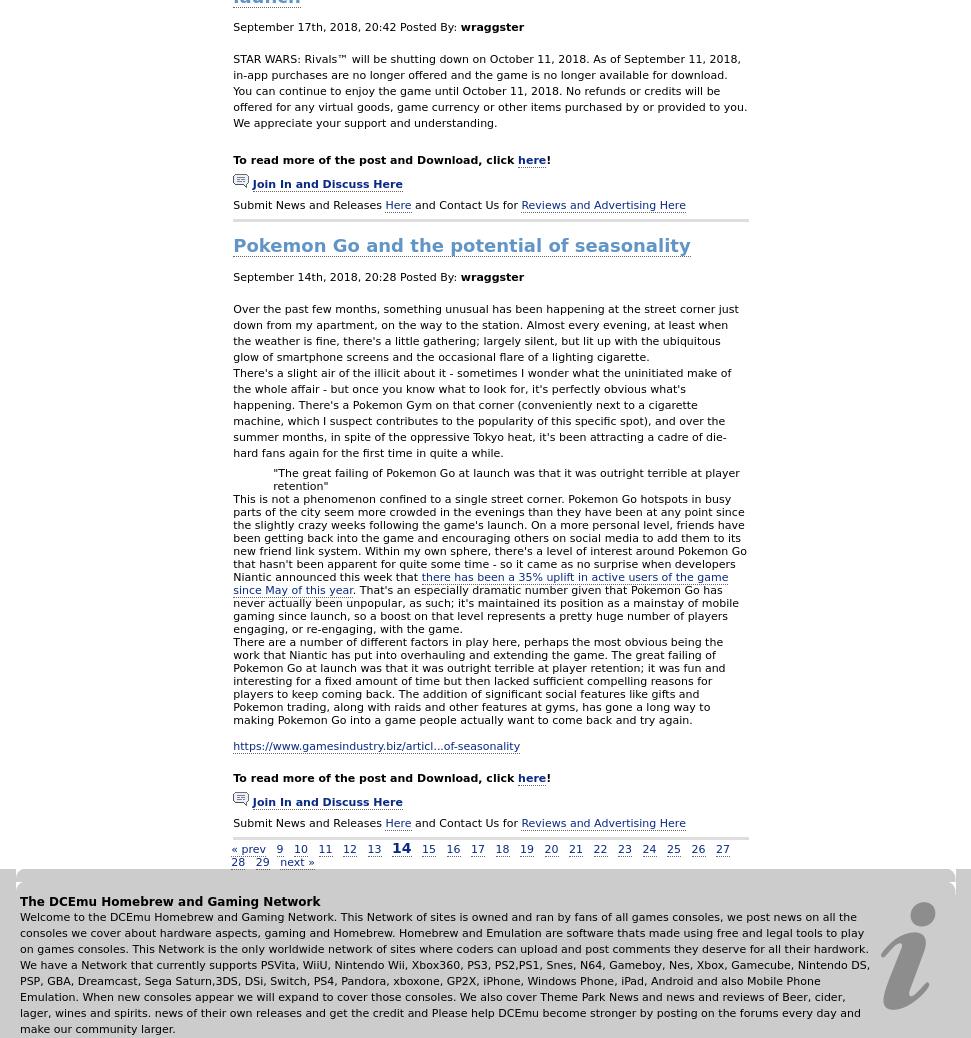 This screenshot has width=971, height=1038. Describe the element at coordinates (324, 848) in the screenshot. I see `'11'` at that location.